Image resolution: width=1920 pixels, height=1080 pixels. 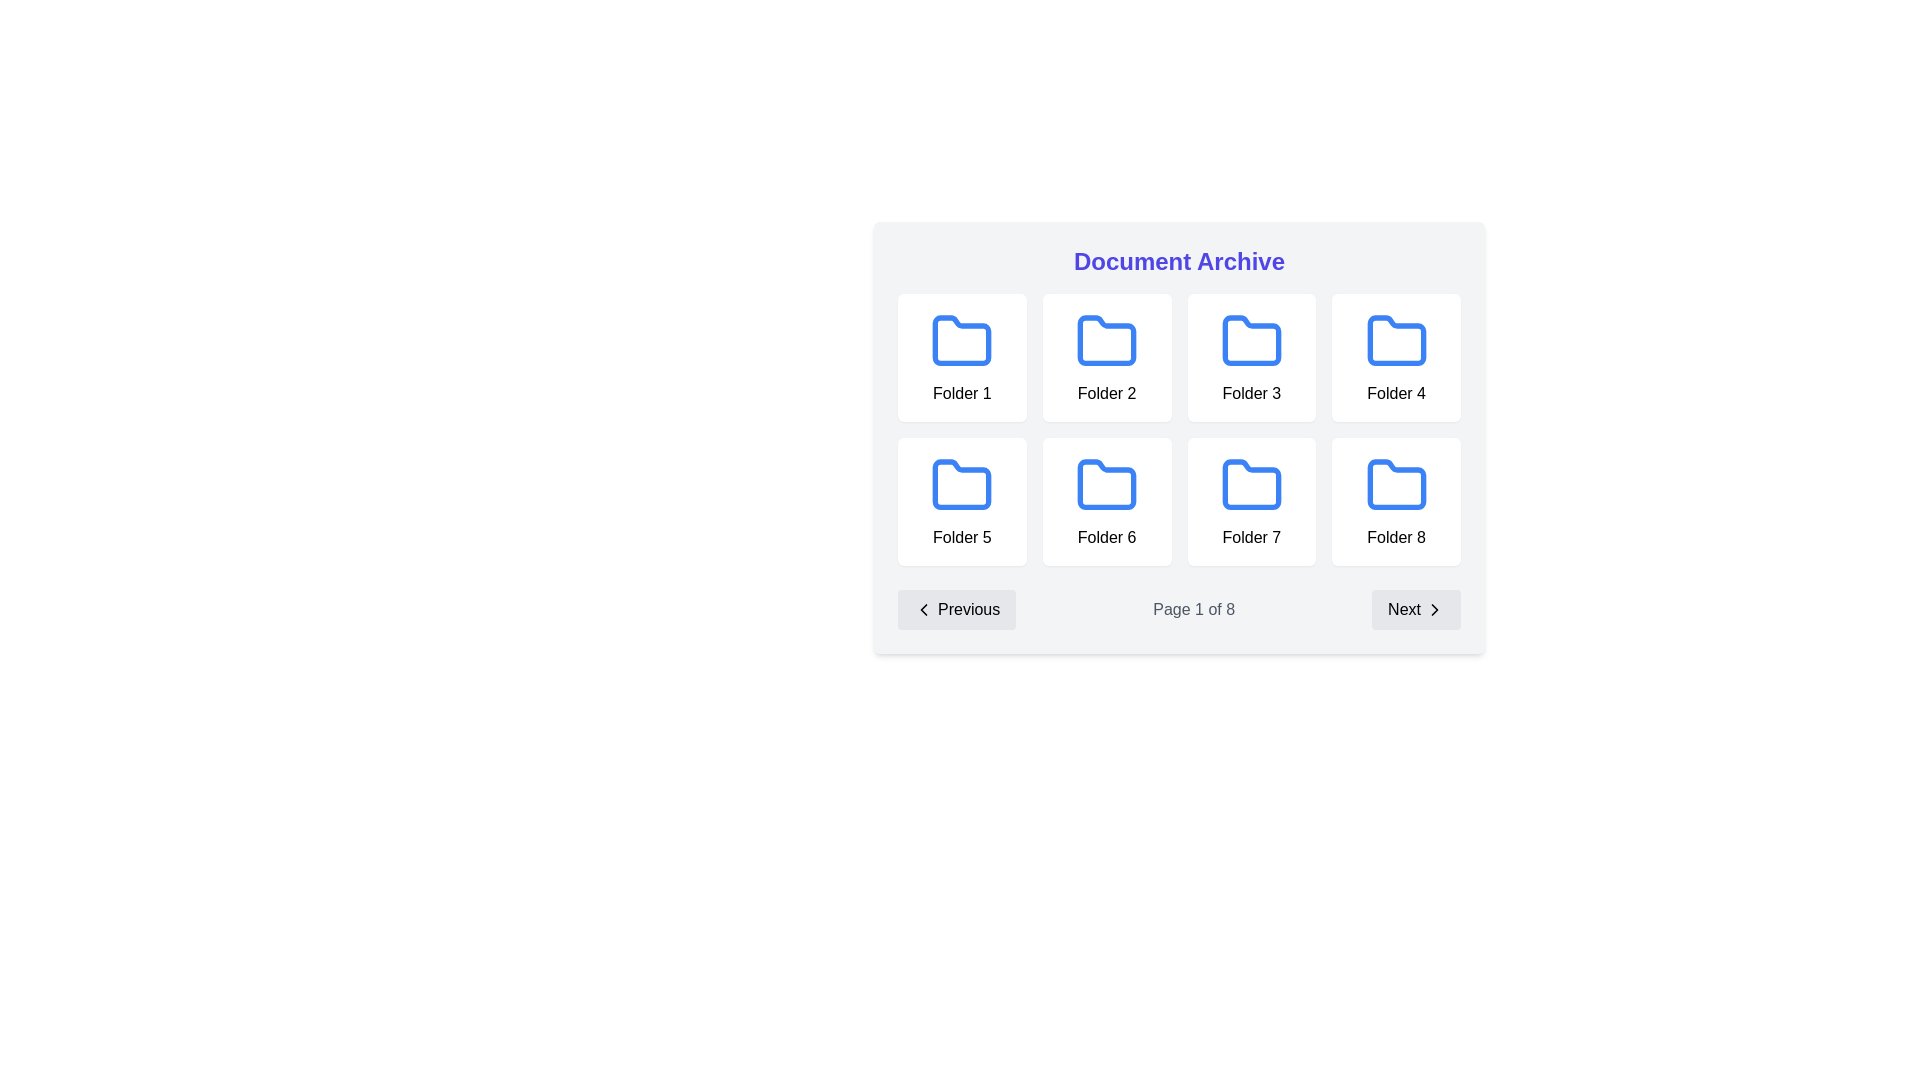 What do you see at coordinates (1106, 536) in the screenshot?
I see `the text label of the sixth folder in the 2x4 grid, which displays the folder's name for identification` at bounding box center [1106, 536].